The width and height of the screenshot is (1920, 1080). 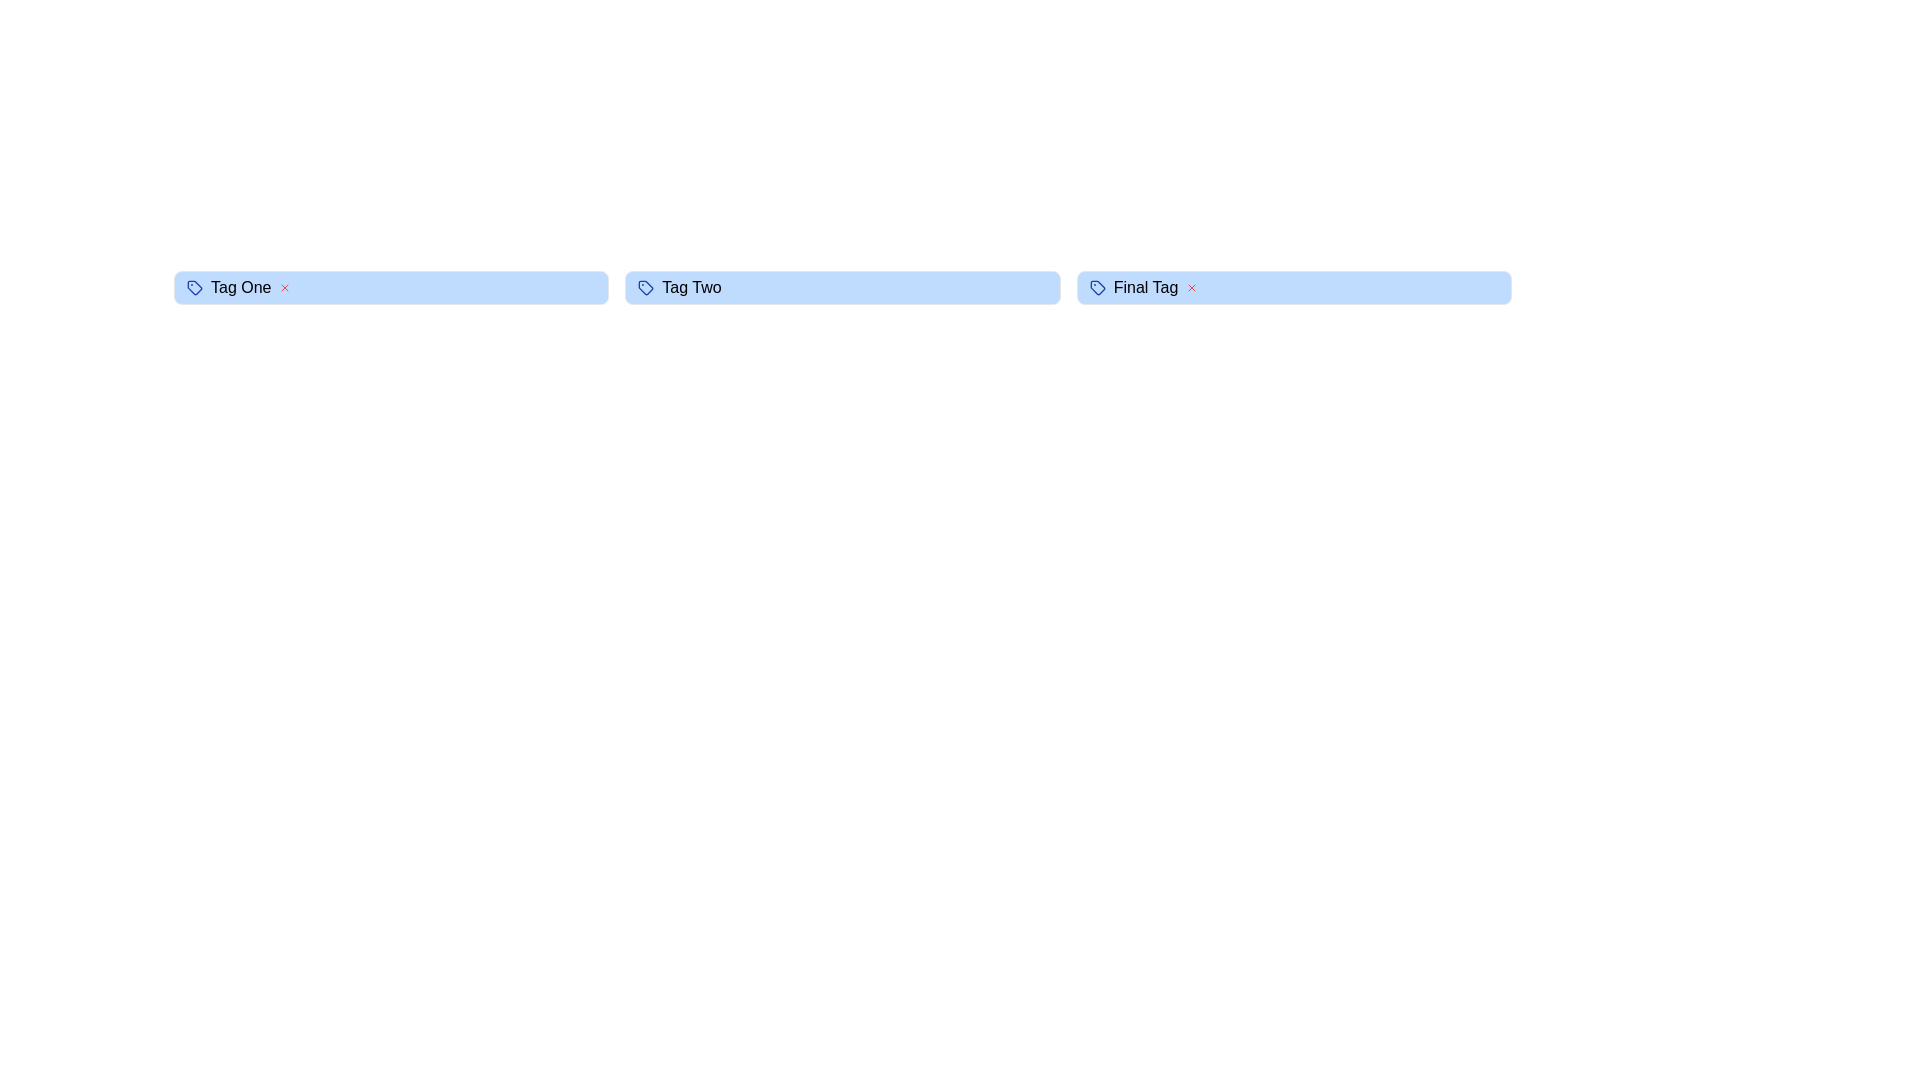 I want to click on the text label displaying 'Tag One', which is a bold text within a light blue rounded rectangle background, positioned to the left of a tag icon and before a small 'x' icon, so click(x=240, y=288).